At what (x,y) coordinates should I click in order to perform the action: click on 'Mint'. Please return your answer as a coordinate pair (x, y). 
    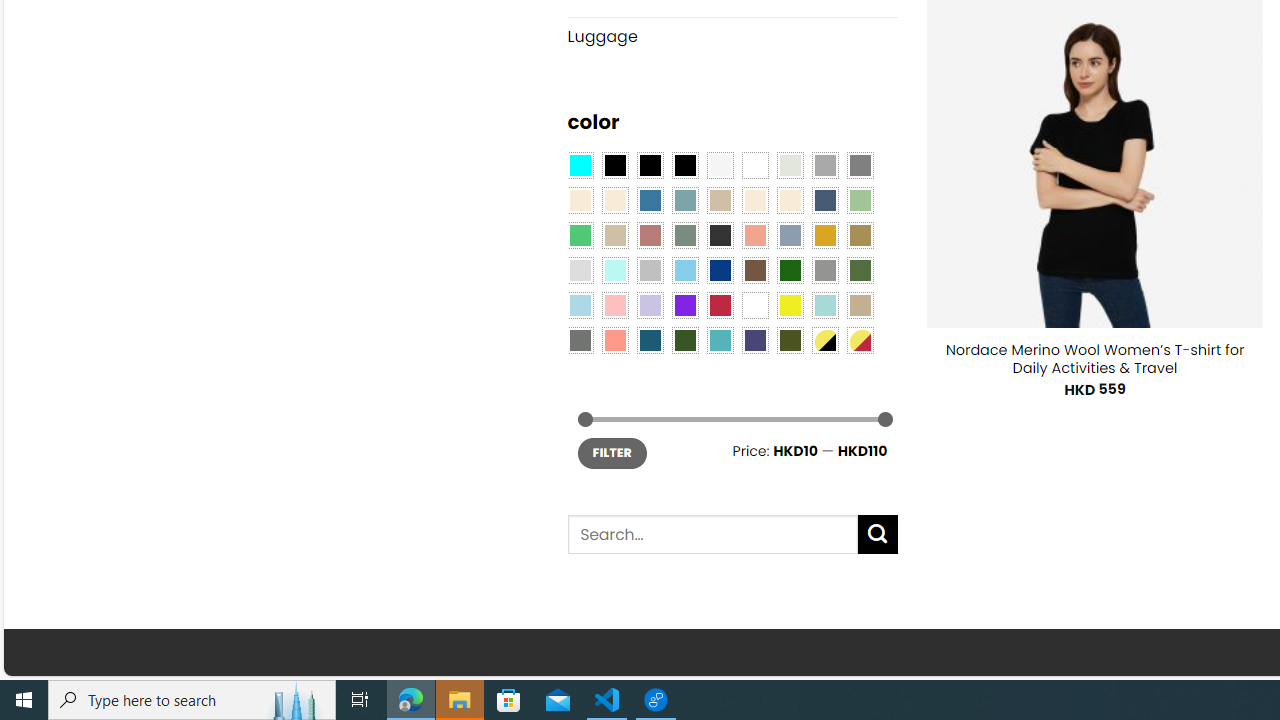
    Looking at the image, I should click on (614, 270).